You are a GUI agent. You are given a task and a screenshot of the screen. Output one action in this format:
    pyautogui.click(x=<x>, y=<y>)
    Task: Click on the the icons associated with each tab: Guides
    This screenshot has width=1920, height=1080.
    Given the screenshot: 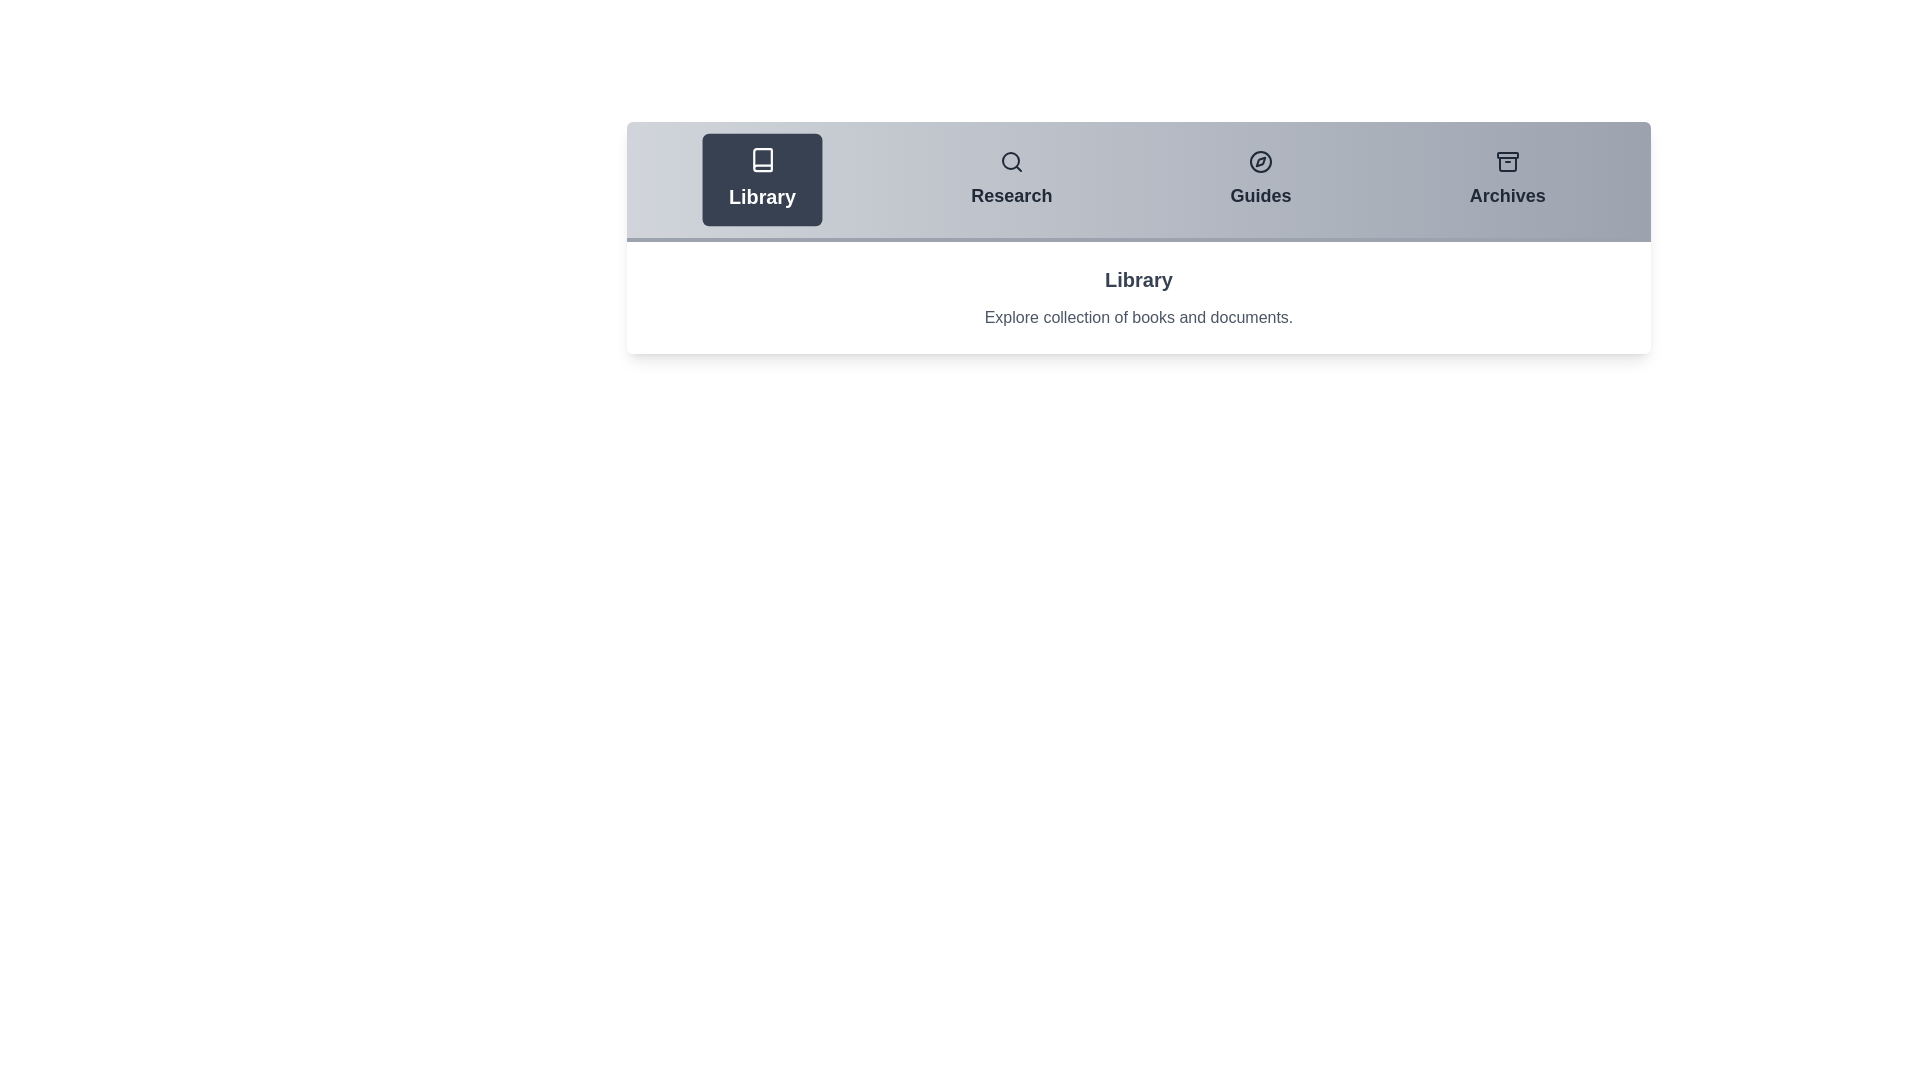 What is the action you would take?
    pyautogui.click(x=1260, y=161)
    